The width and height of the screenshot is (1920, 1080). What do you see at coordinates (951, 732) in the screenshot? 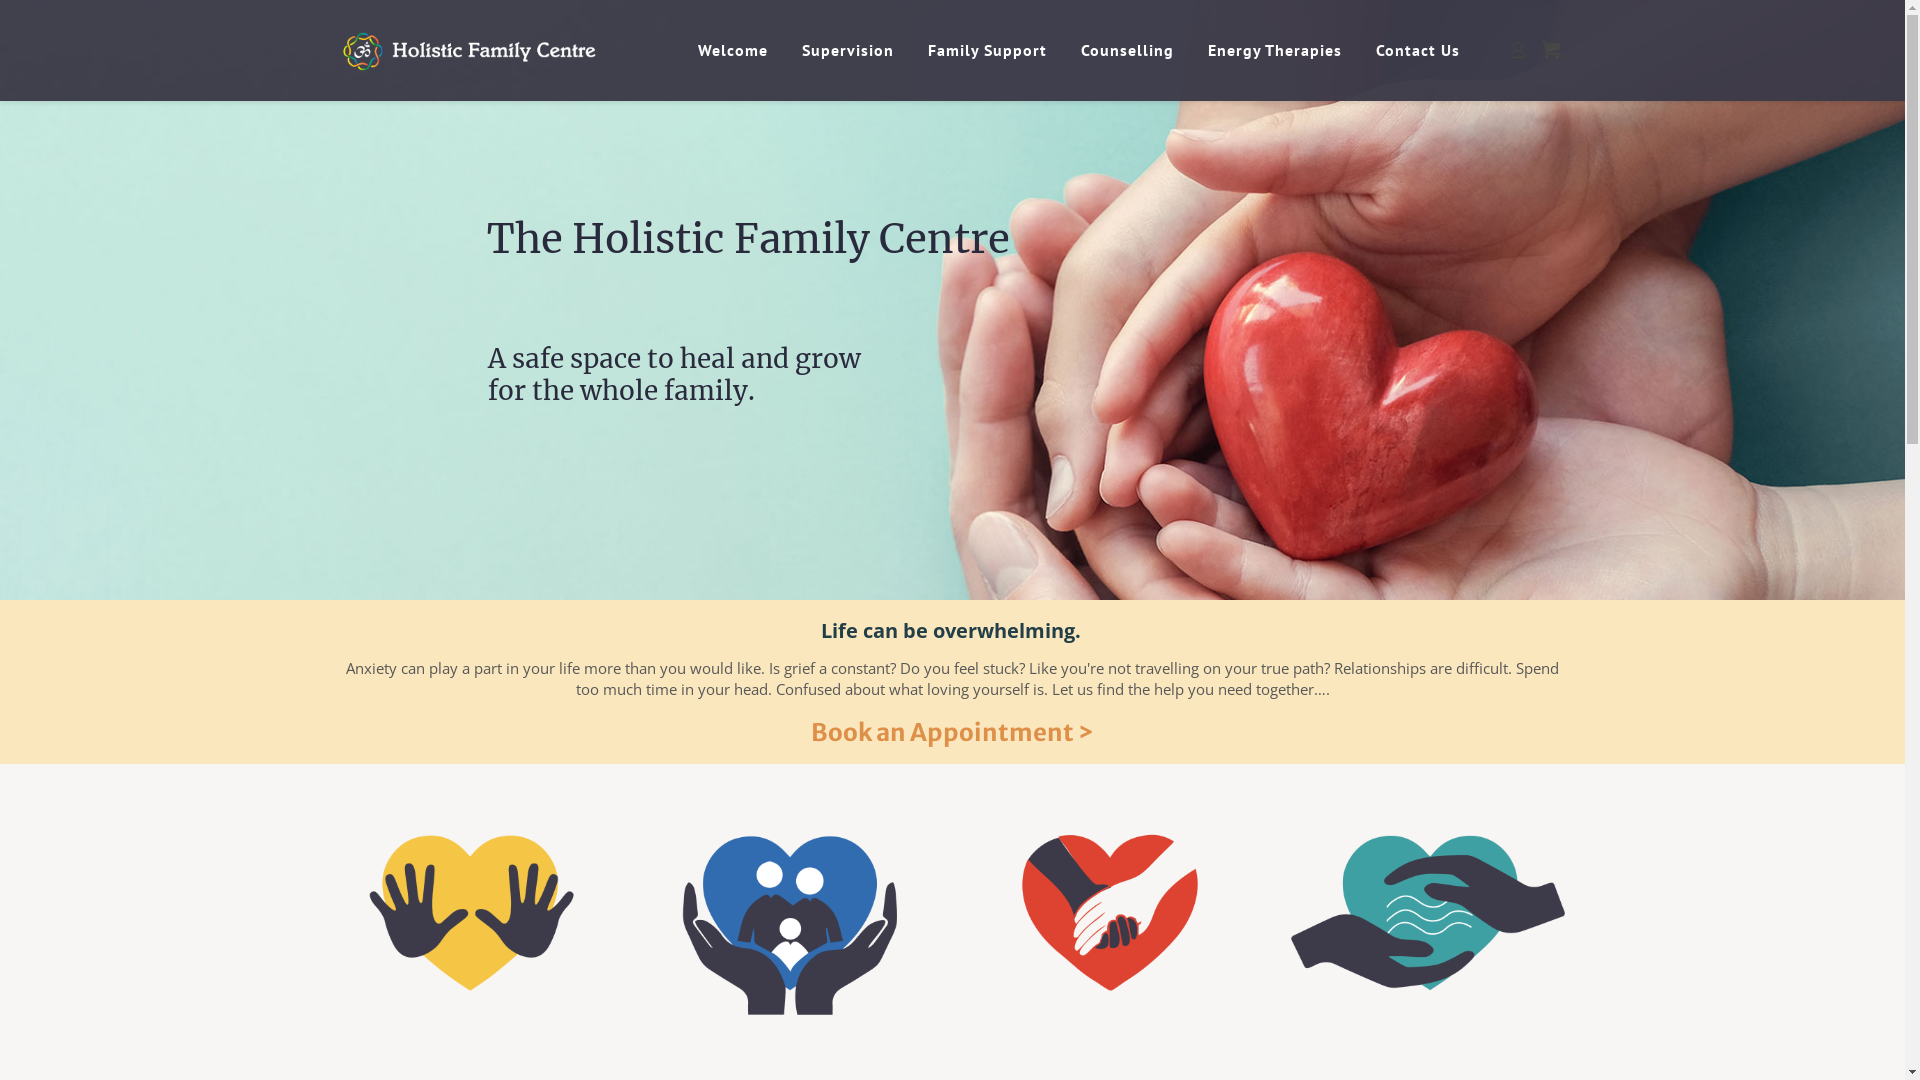
I see `'Book an Appointment >'` at bounding box center [951, 732].